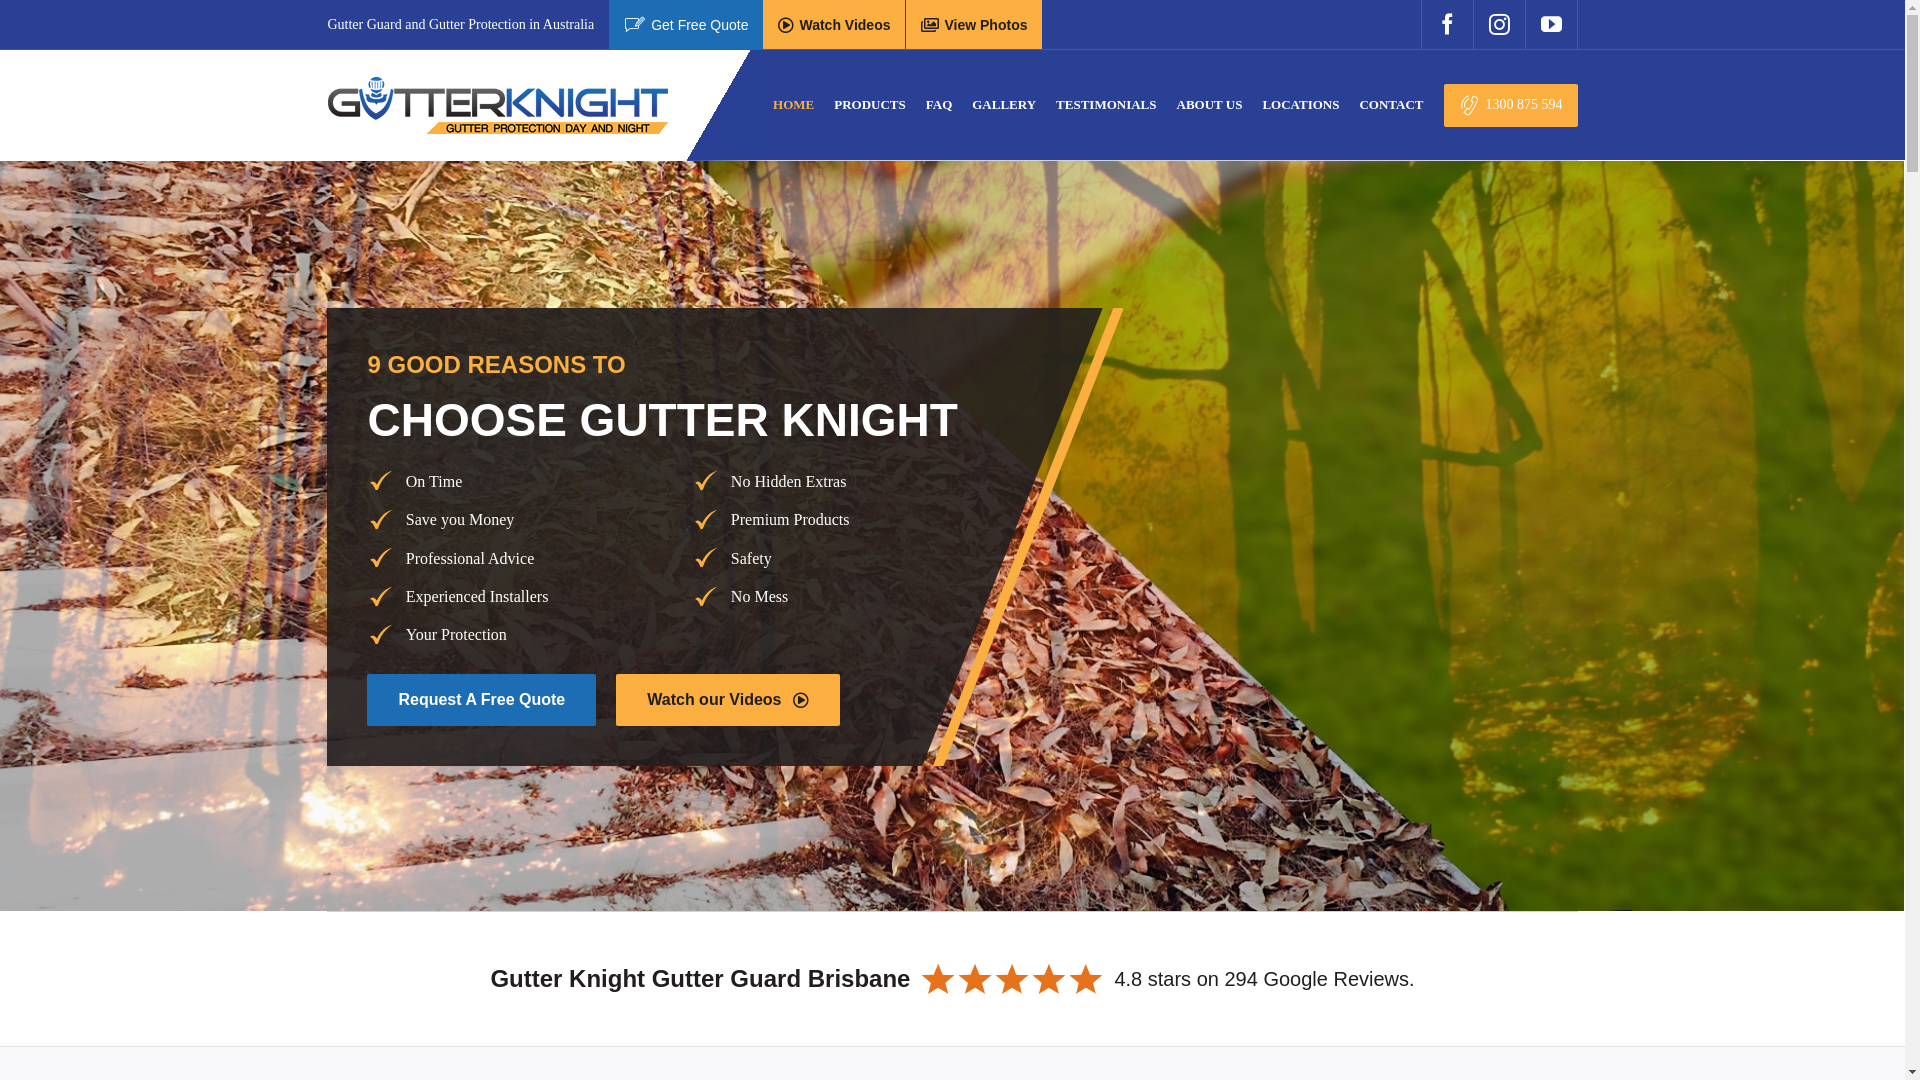  What do you see at coordinates (869, 104) in the screenshot?
I see `'PRODUCTS'` at bounding box center [869, 104].